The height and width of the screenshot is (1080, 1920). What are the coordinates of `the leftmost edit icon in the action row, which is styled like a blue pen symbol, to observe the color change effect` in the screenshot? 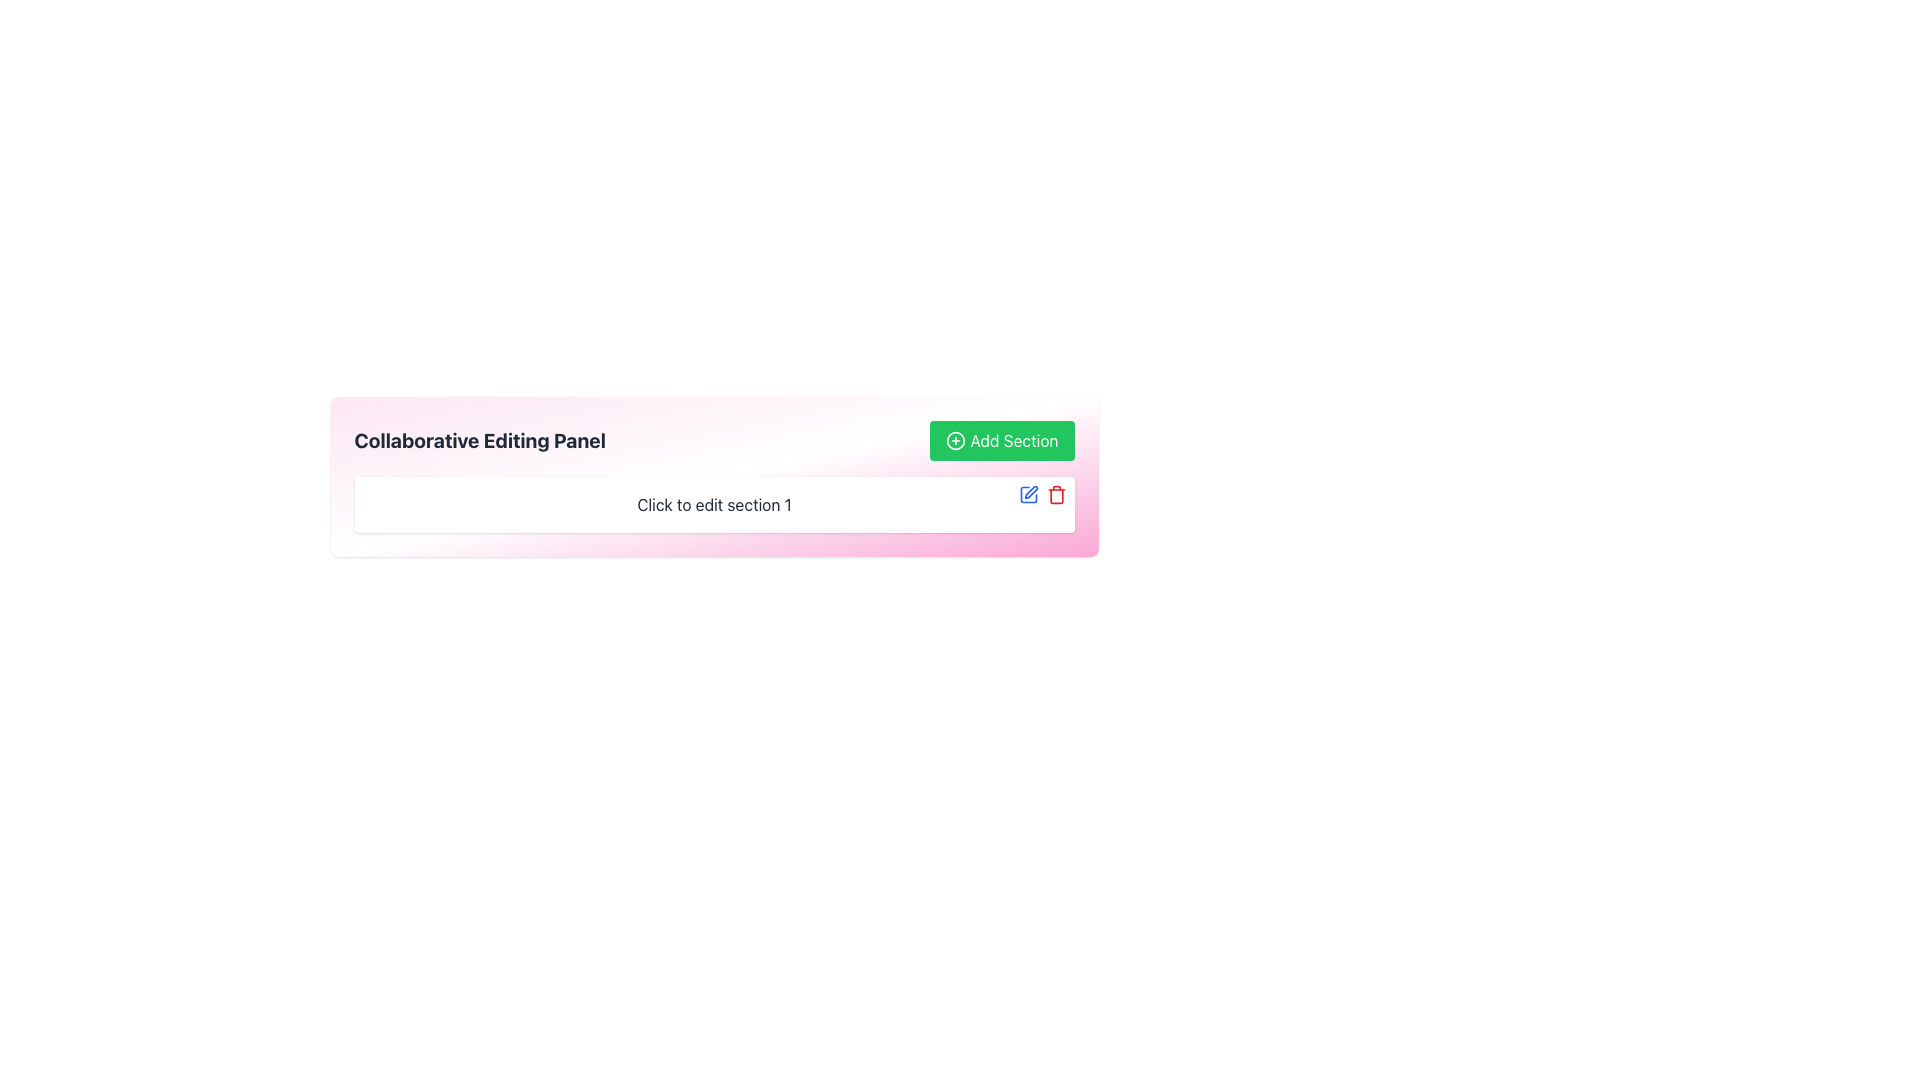 It's located at (1028, 494).